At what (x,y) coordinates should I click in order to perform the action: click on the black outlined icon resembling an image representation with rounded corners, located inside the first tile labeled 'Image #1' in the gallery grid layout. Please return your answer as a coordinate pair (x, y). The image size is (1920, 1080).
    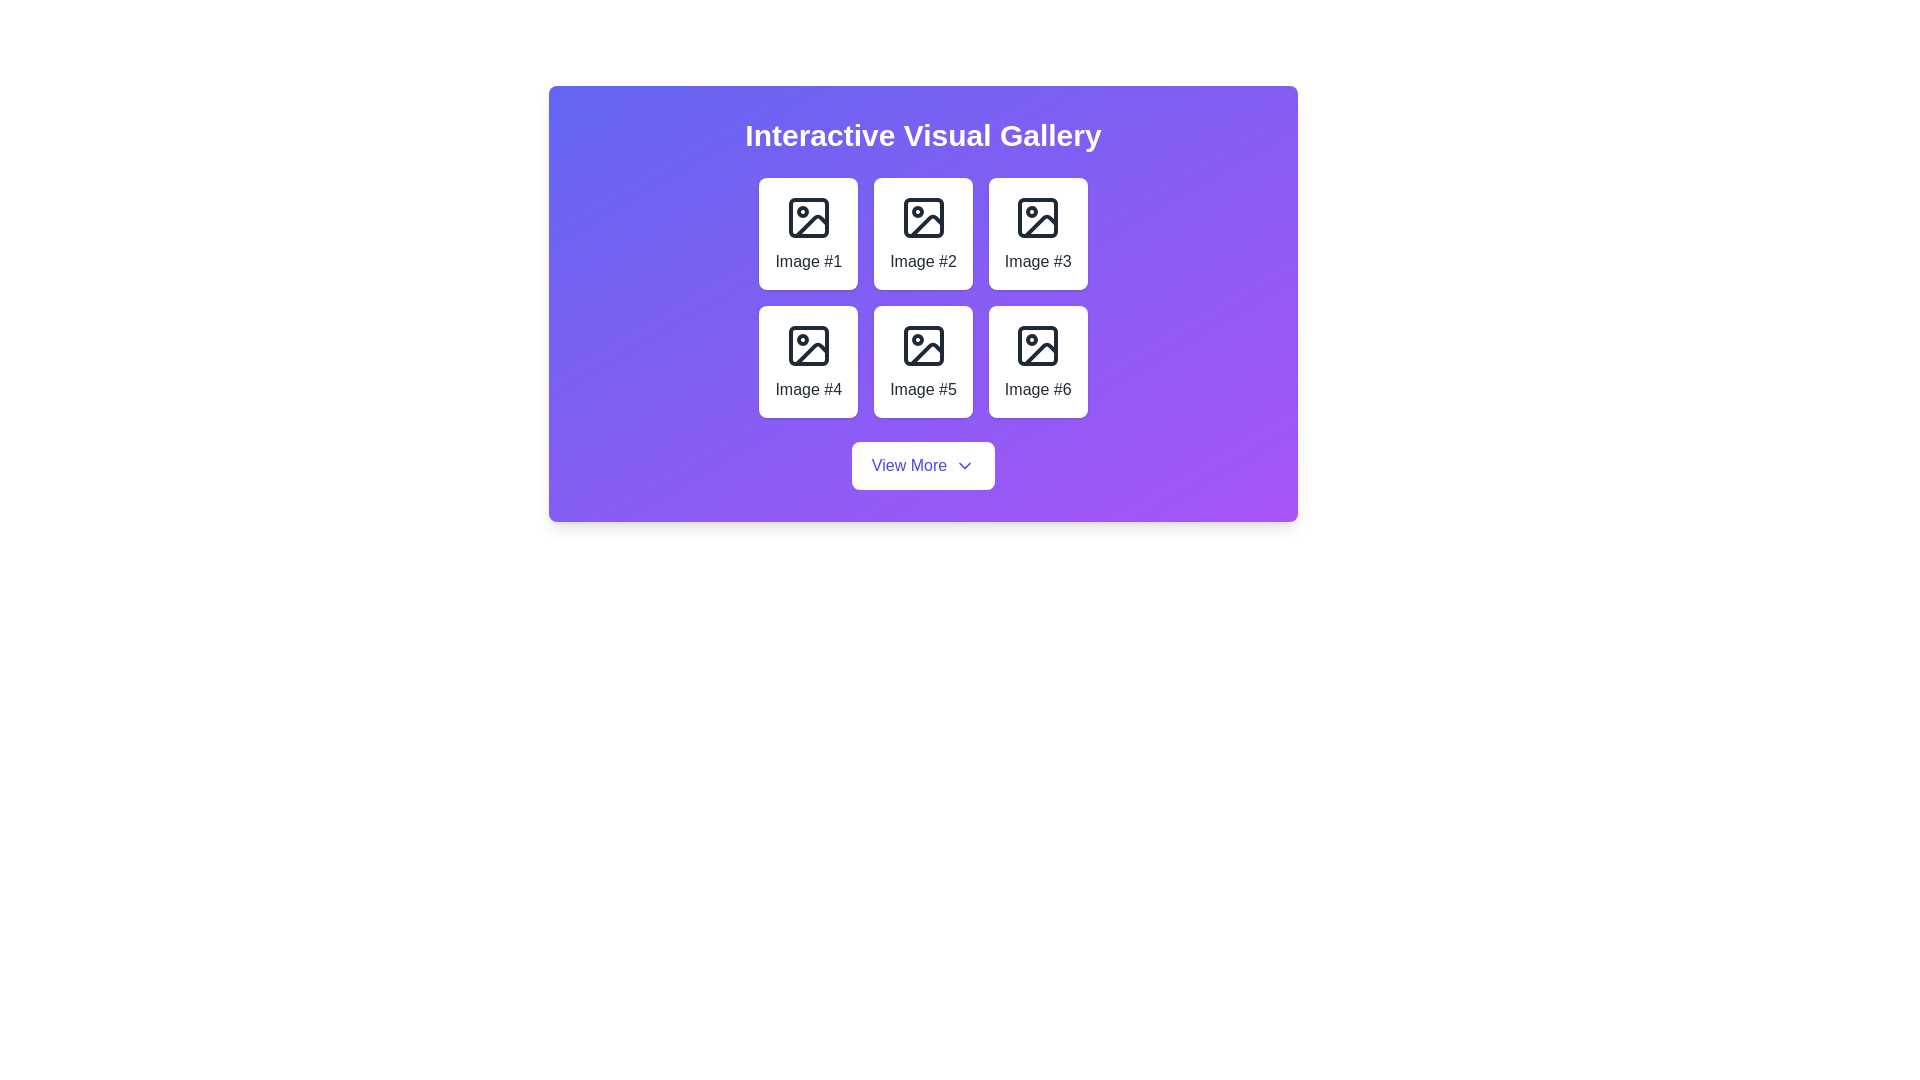
    Looking at the image, I should click on (808, 218).